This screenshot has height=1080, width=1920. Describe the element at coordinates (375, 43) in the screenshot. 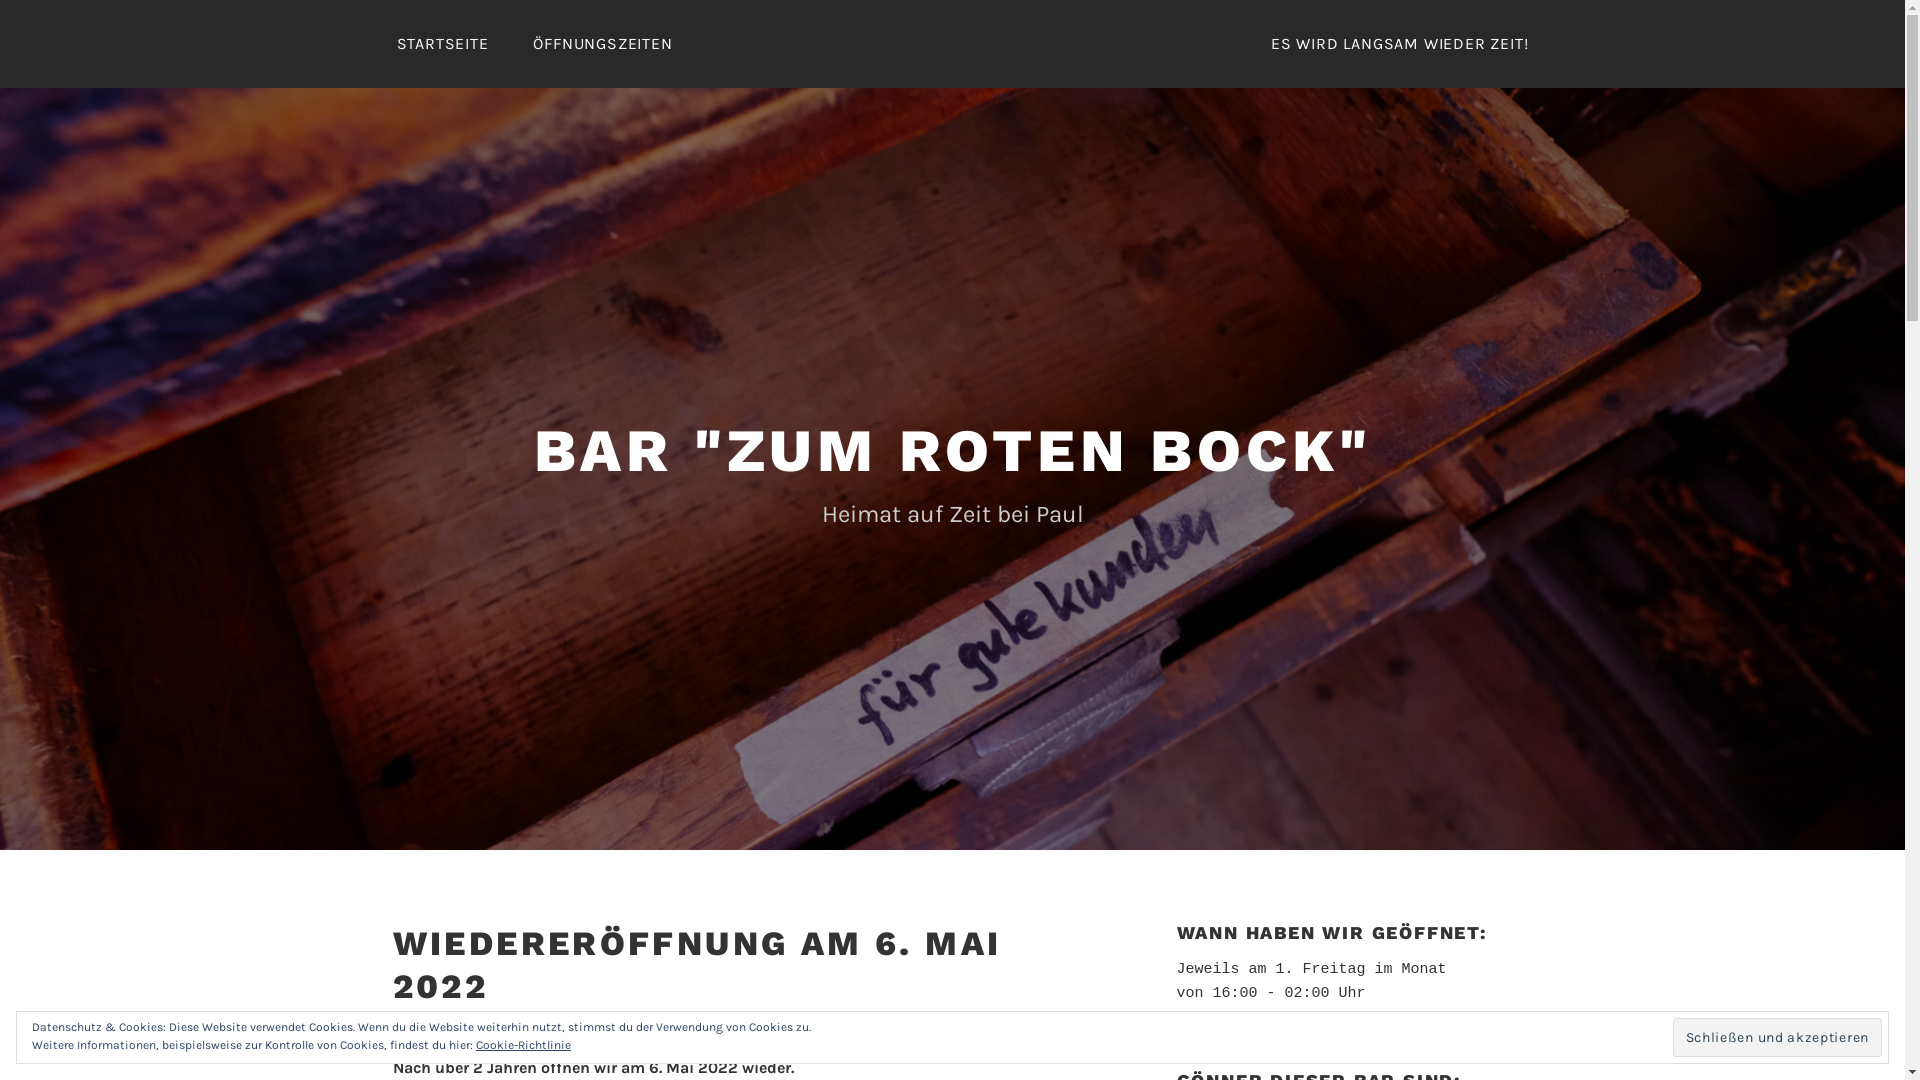

I see `'STARTSEITE'` at that location.